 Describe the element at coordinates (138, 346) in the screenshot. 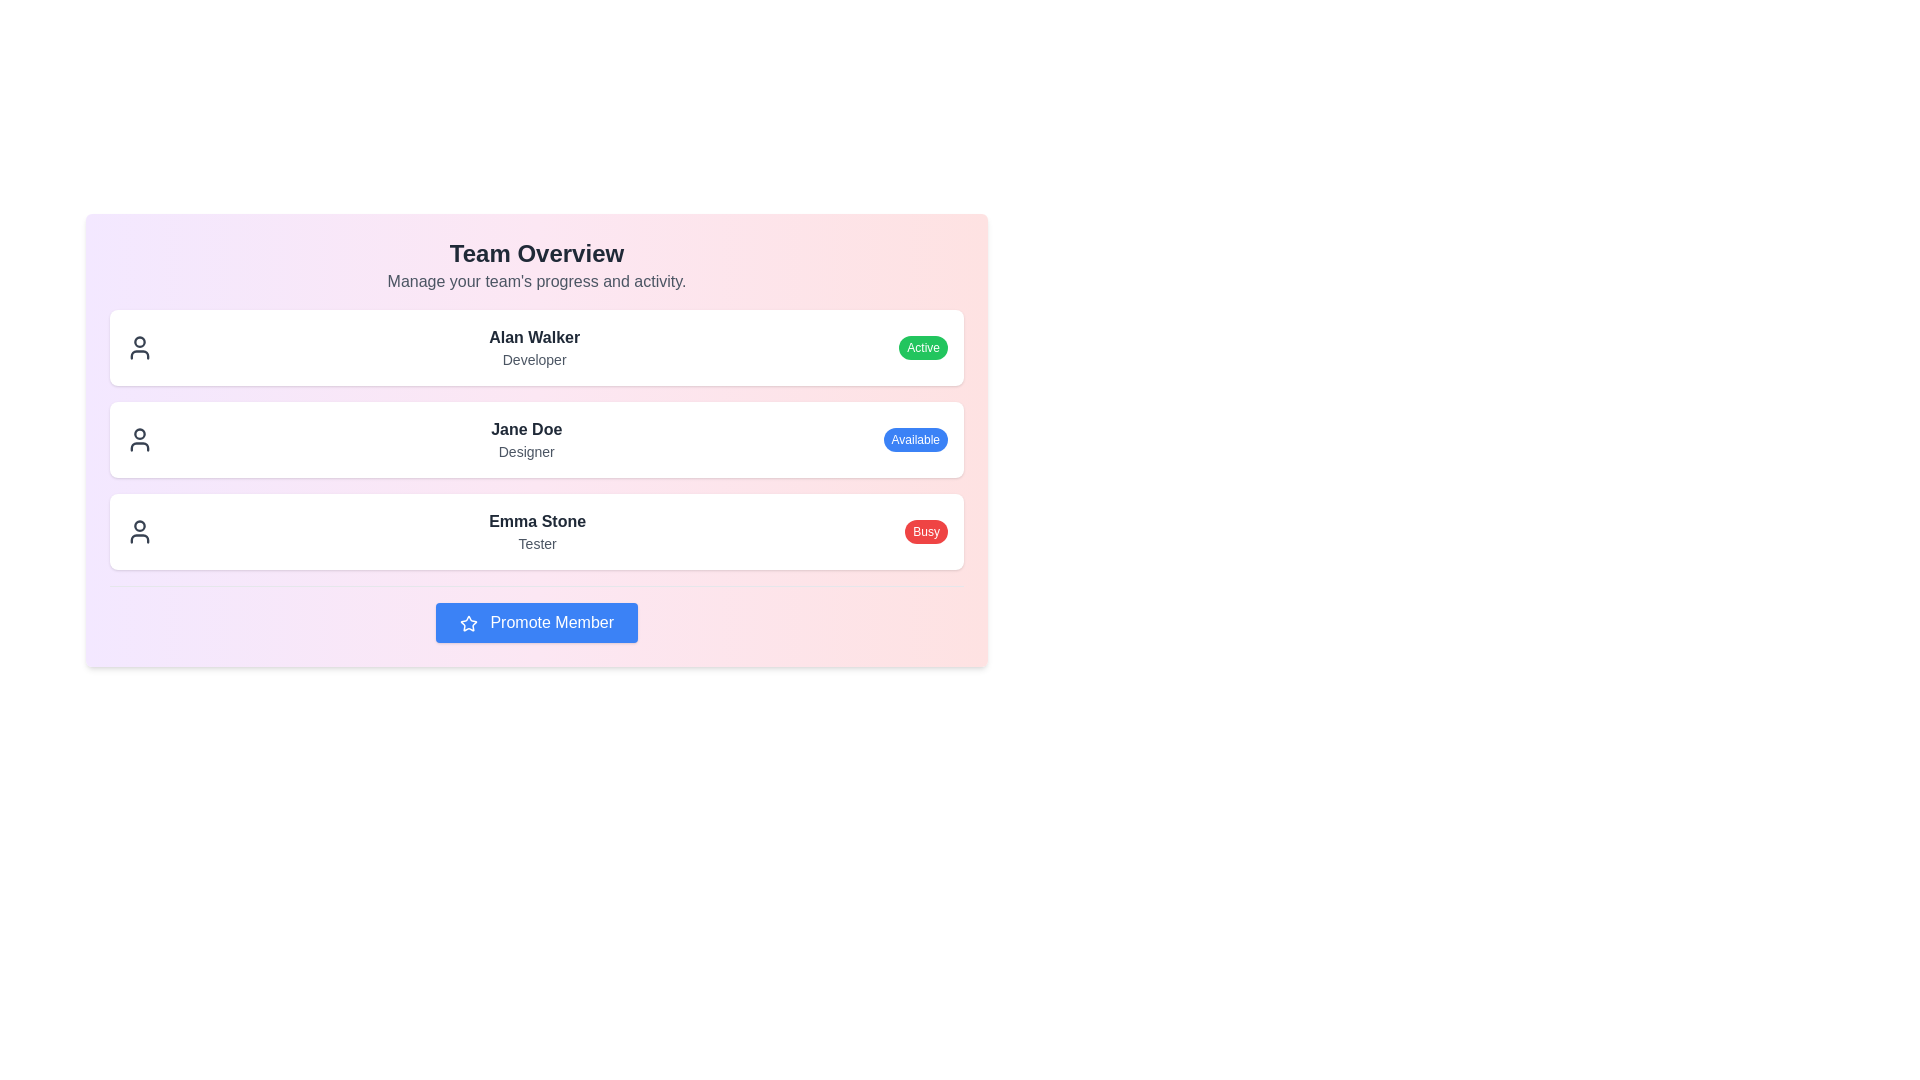

I see `the user profile icon located in the first row of the user overview block, to the left of 'Alan Walker Developer'` at that location.